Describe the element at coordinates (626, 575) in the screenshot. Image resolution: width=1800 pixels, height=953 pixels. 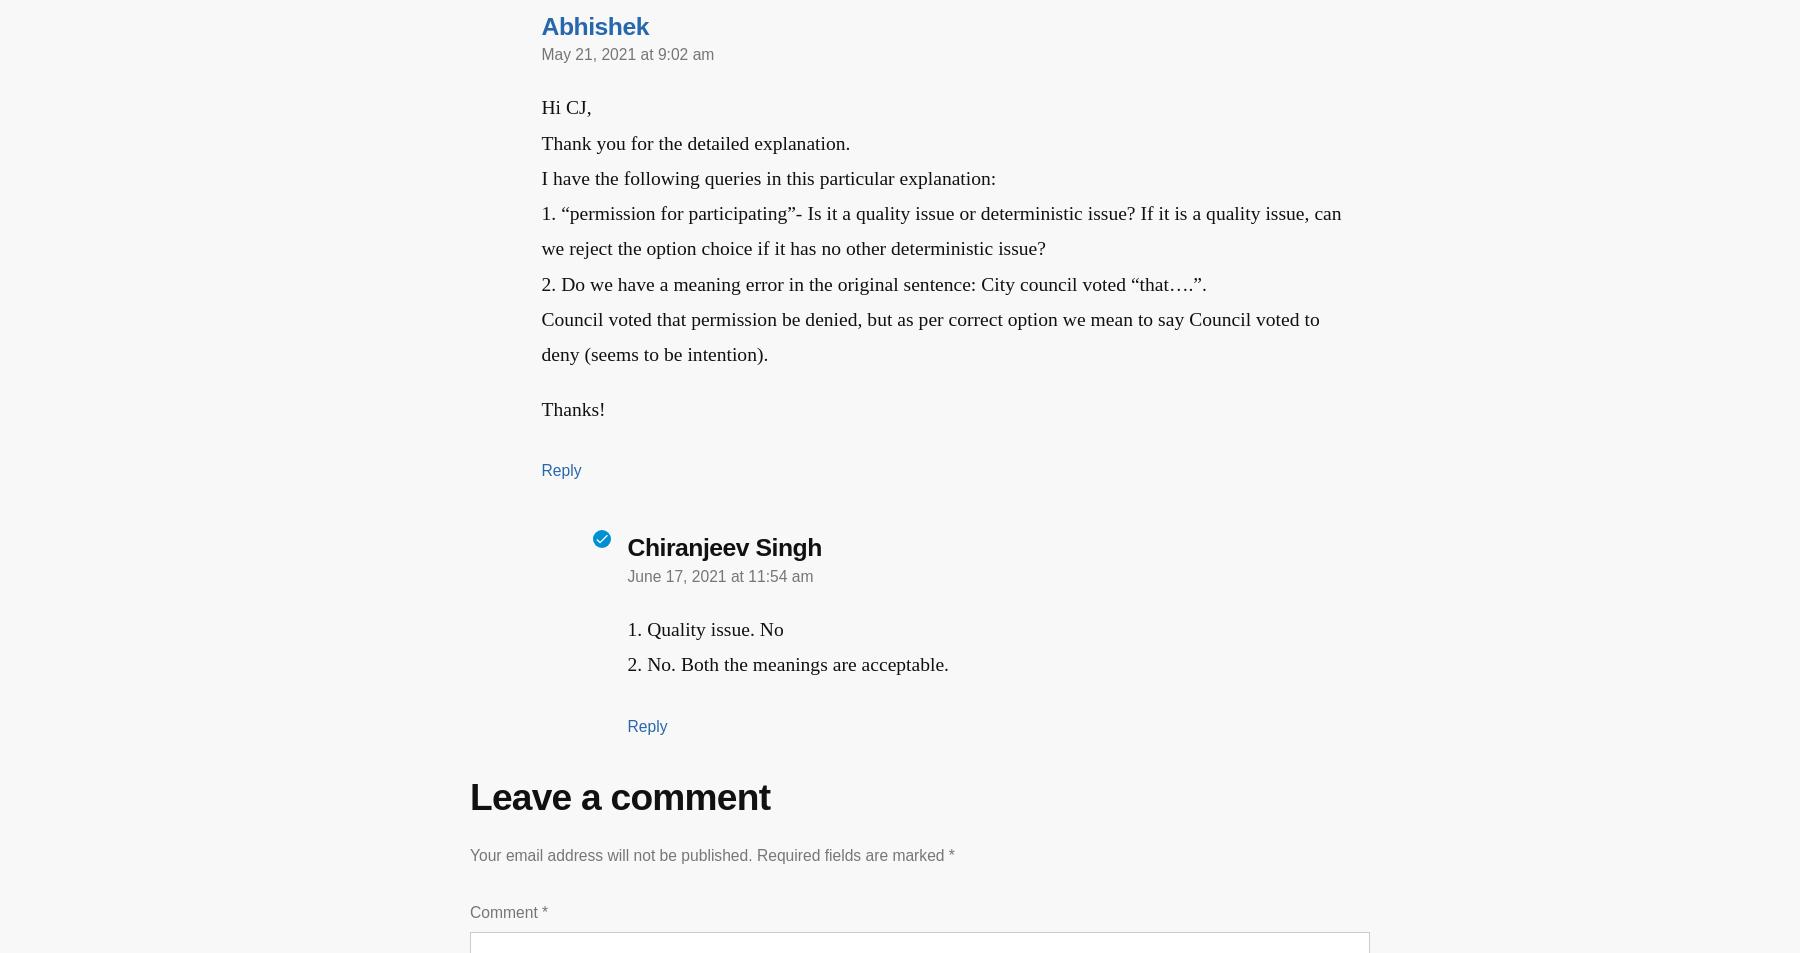
I see `'June 17, 2021 at 11:54 am'` at that location.